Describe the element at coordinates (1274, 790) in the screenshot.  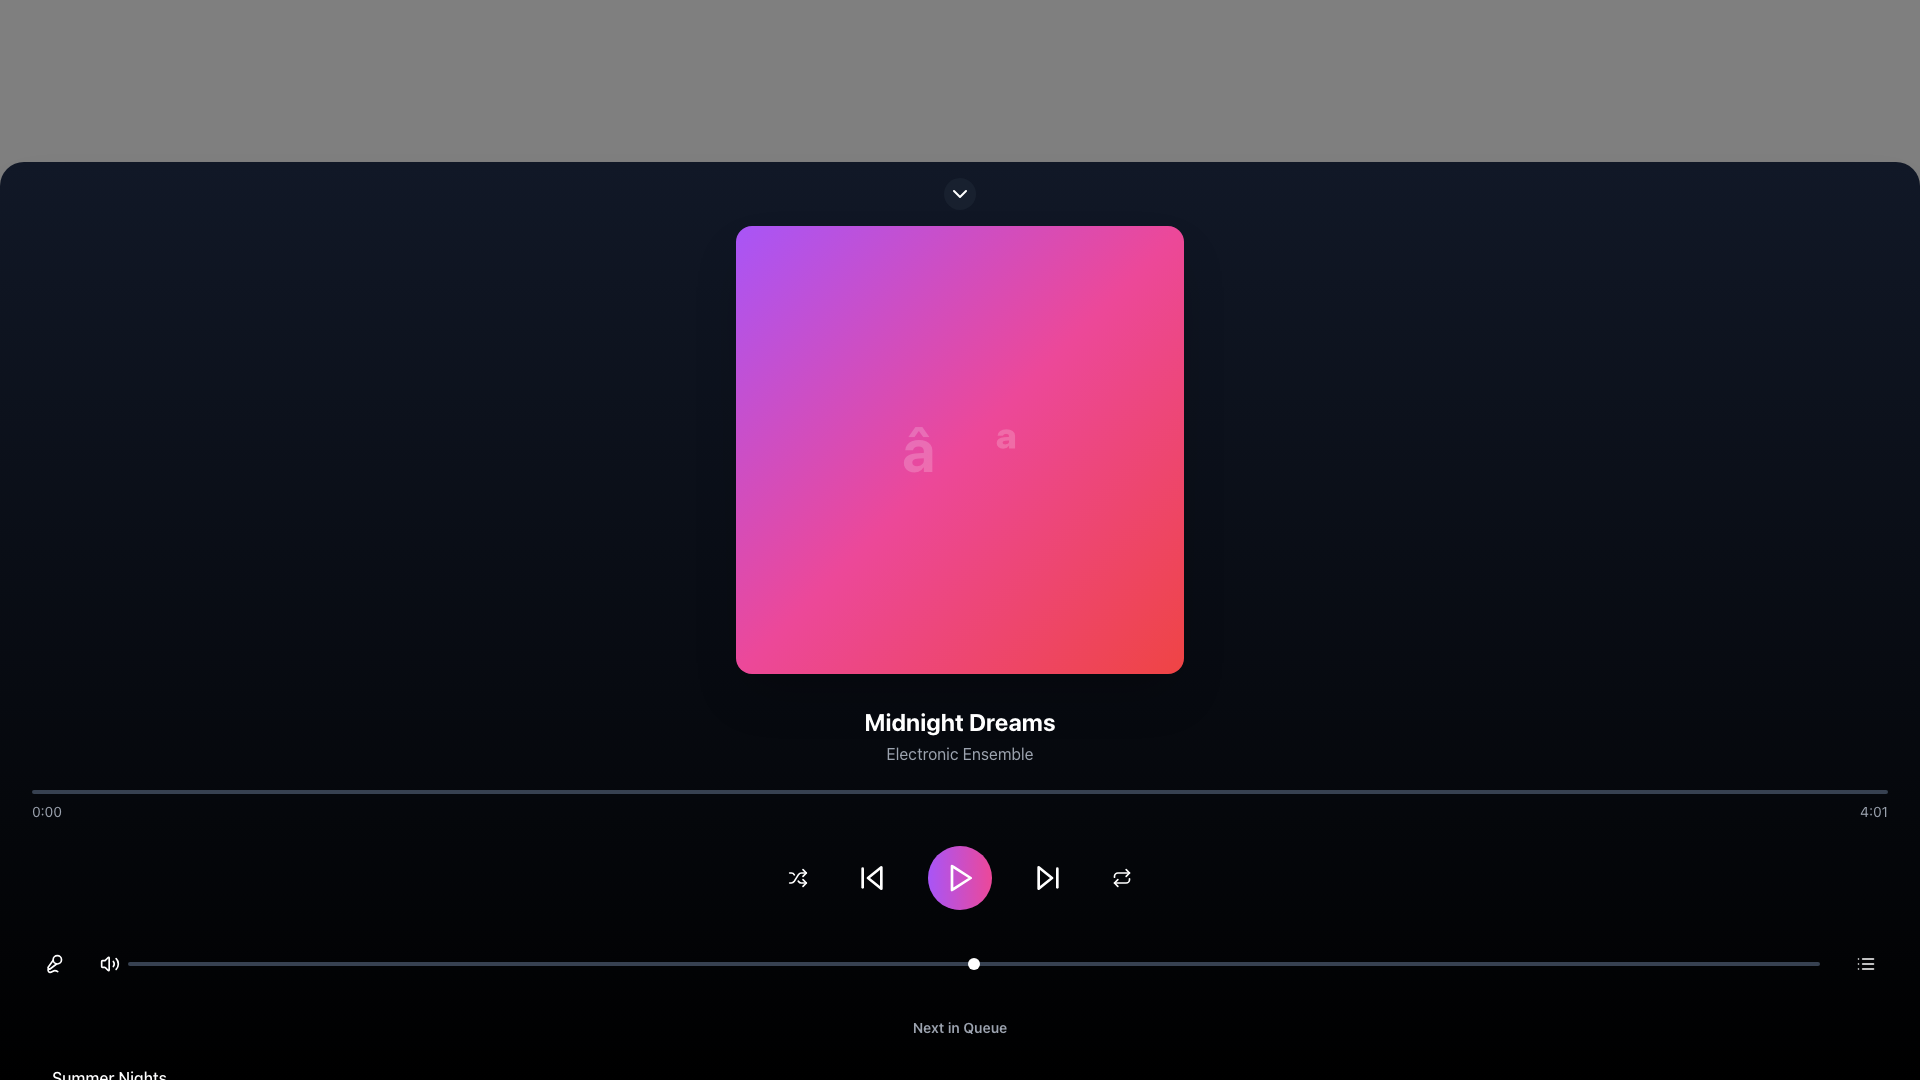
I see `playback position` at that location.